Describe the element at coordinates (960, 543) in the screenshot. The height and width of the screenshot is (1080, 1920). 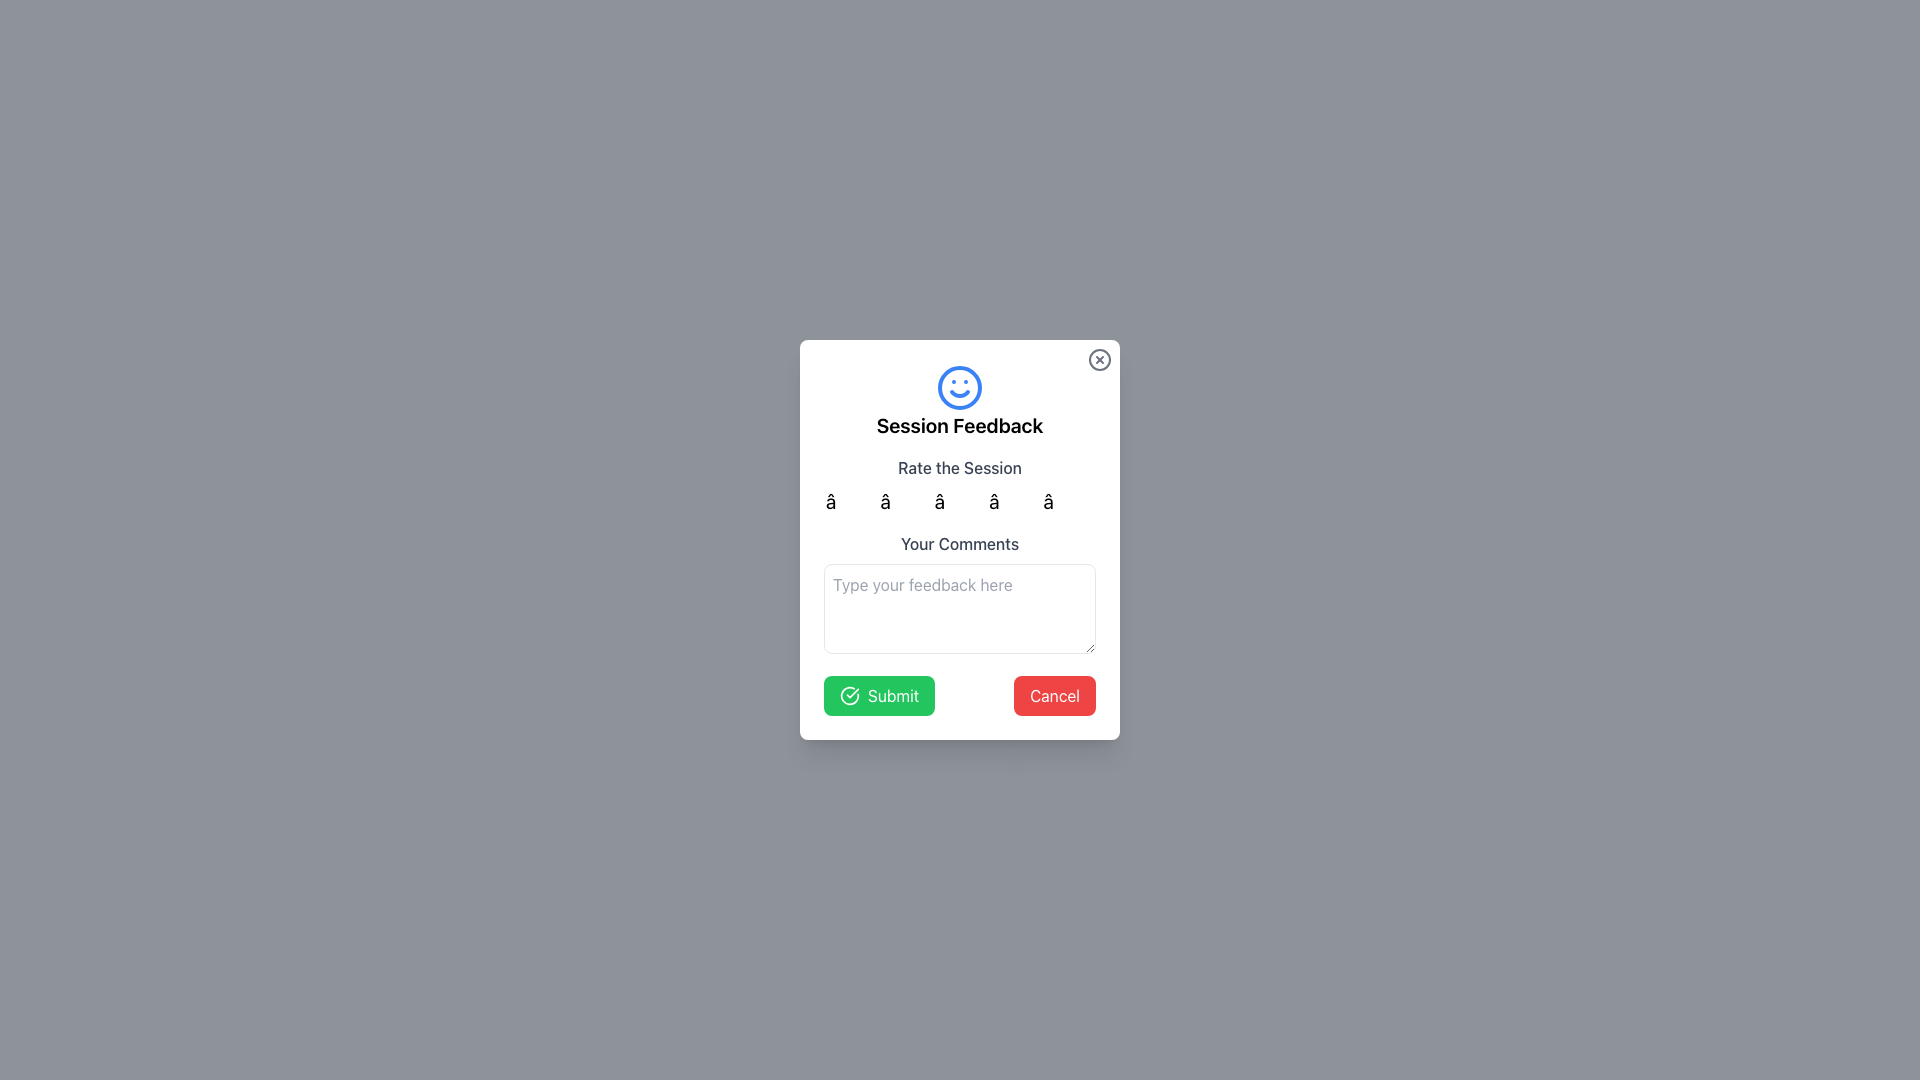
I see `text label displaying 'Your Comments' which is positioned above the comment input field in the middle of the form` at that location.